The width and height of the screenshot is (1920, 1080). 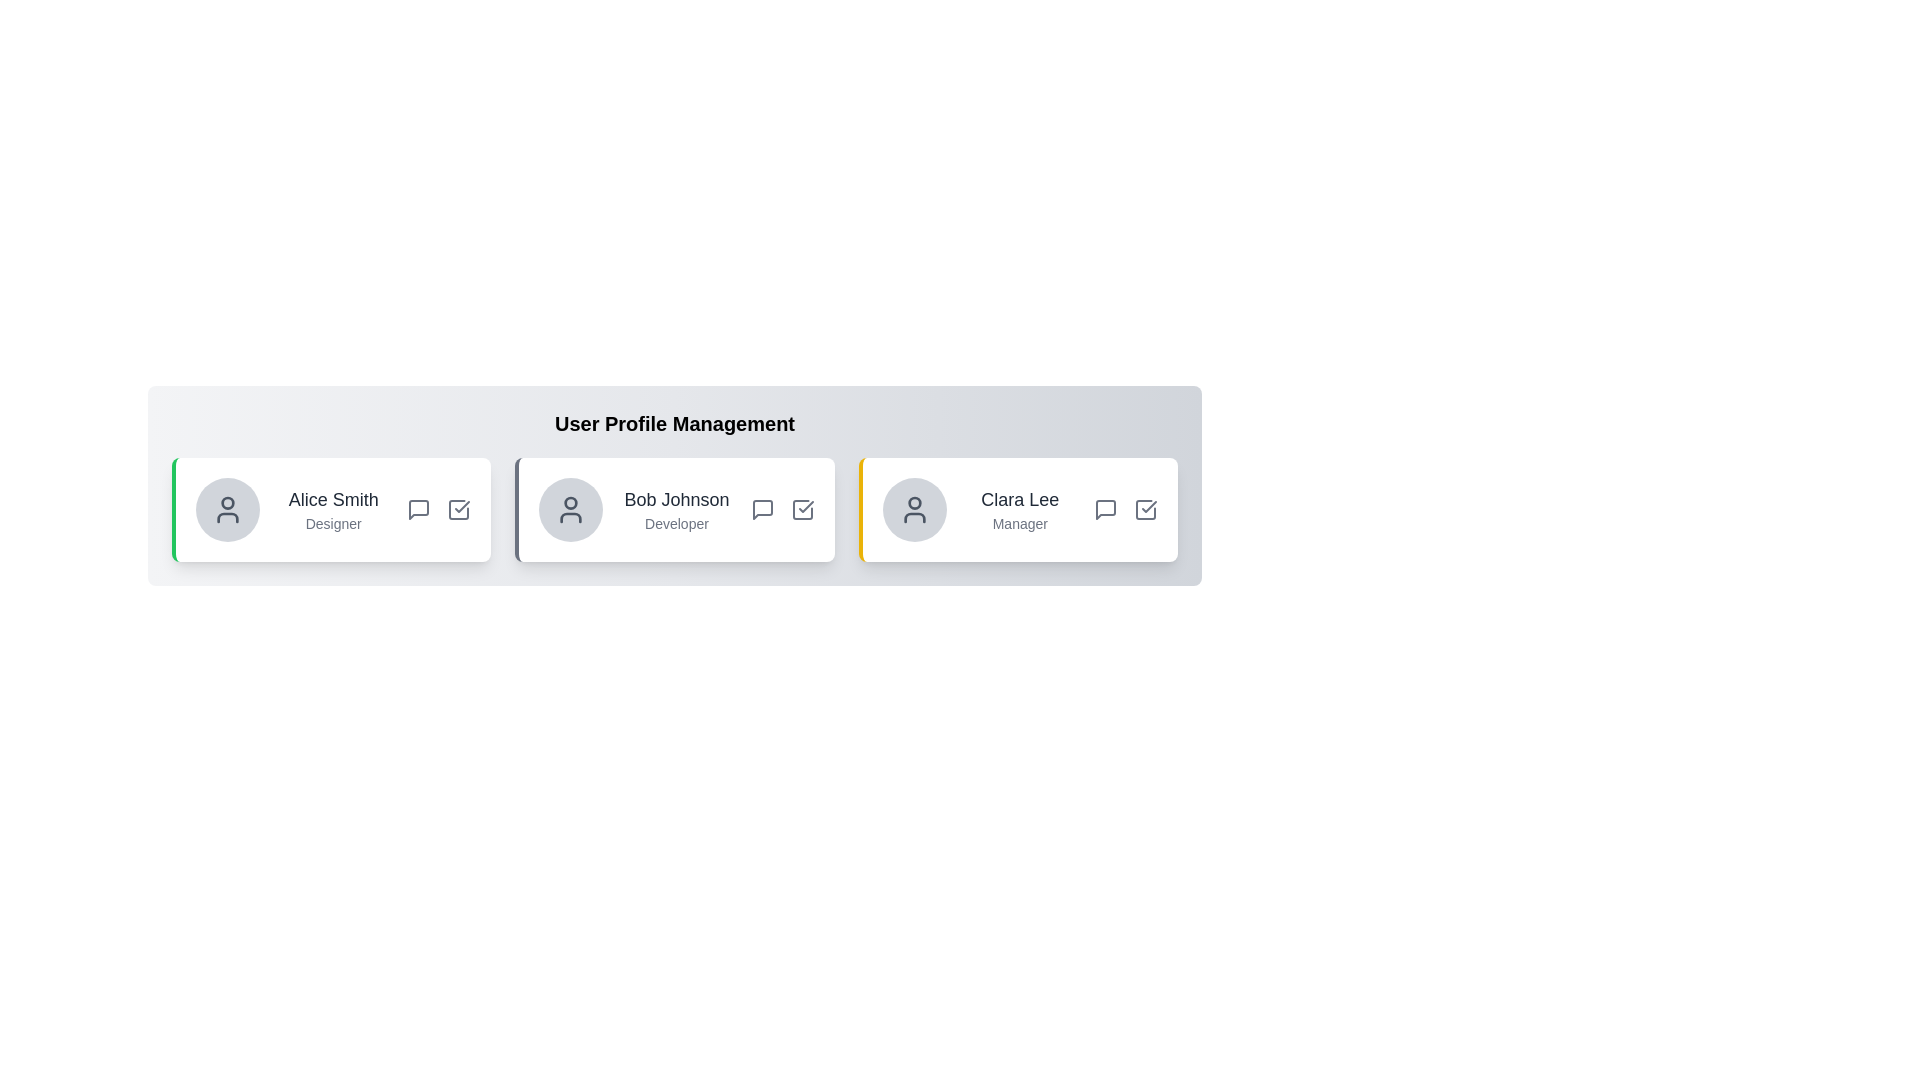 I want to click on the checkmark within the square icon in the third user card labeled 'Clara Lee', which indicates completion or selection functionality, so click(x=1149, y=505).